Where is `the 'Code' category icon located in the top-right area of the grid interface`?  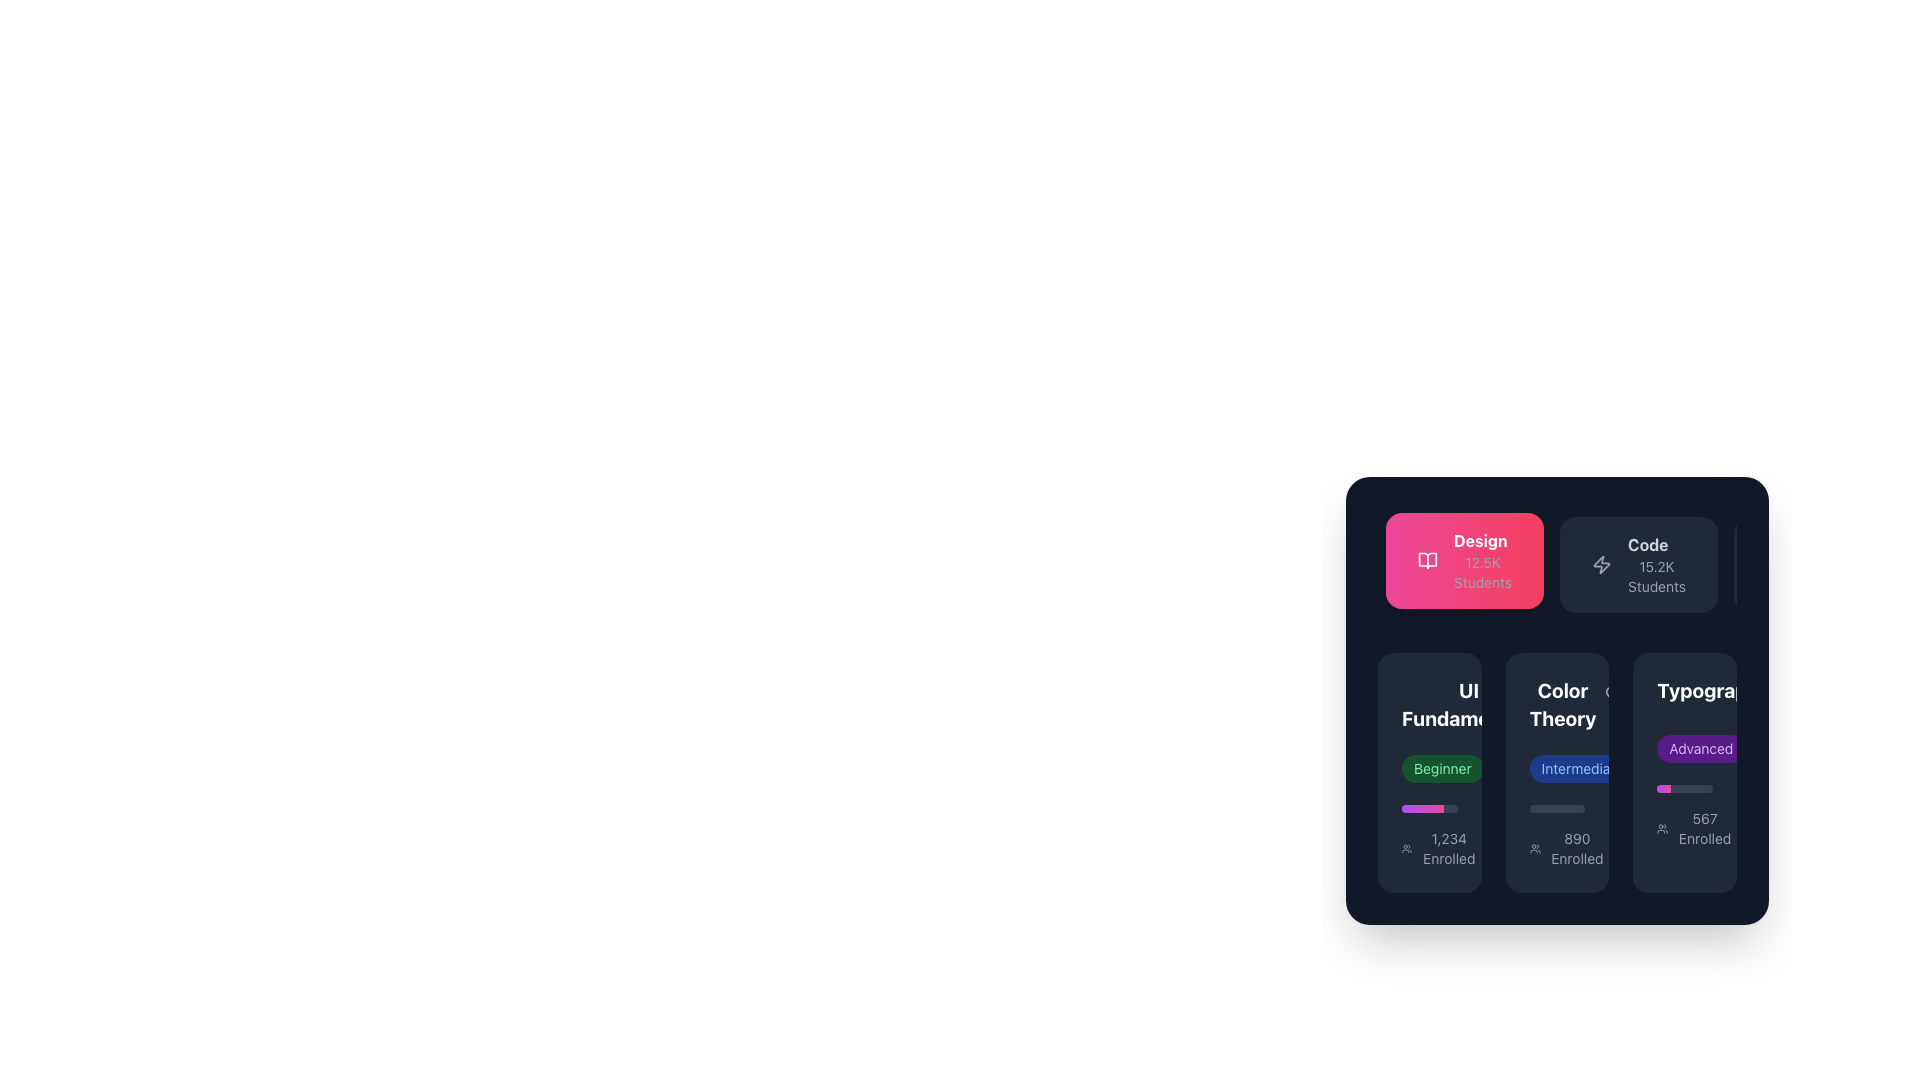 the 'Code' category icon located in the top-right area of the grid interface is located at coordinates (1602, 564).